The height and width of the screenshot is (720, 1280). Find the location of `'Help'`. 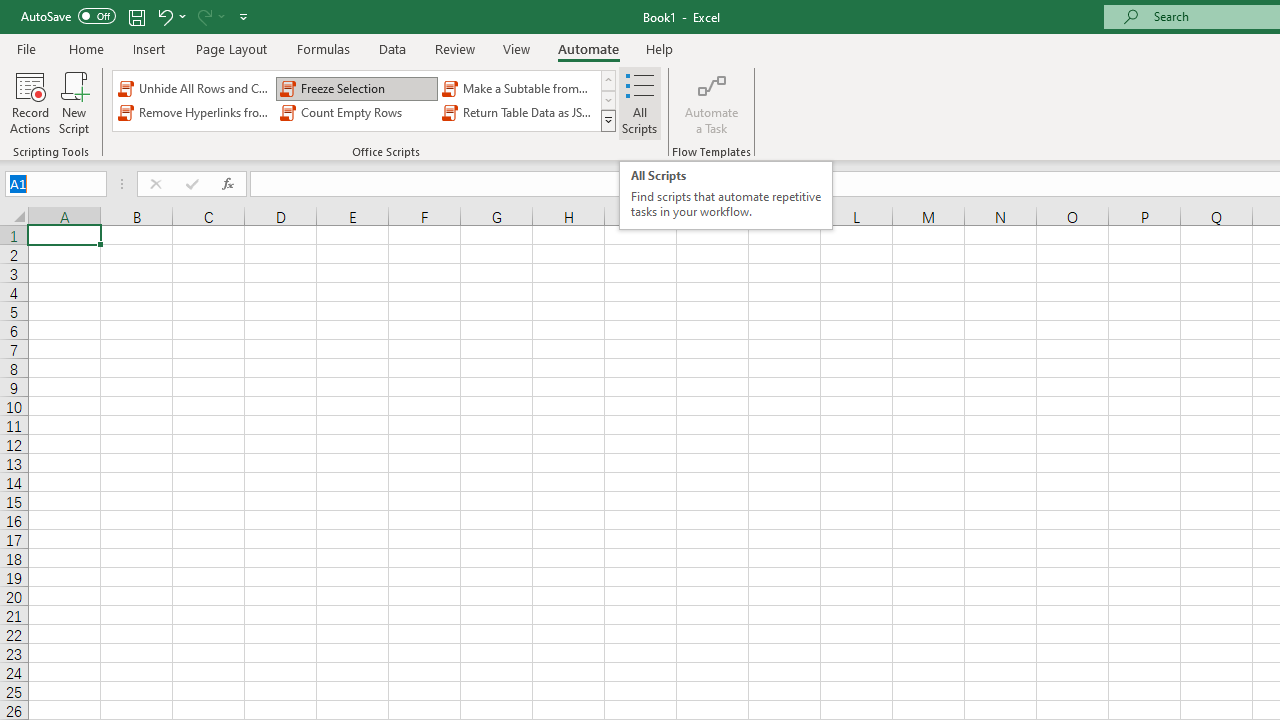

'Help' is located at coordinates (660, 48).